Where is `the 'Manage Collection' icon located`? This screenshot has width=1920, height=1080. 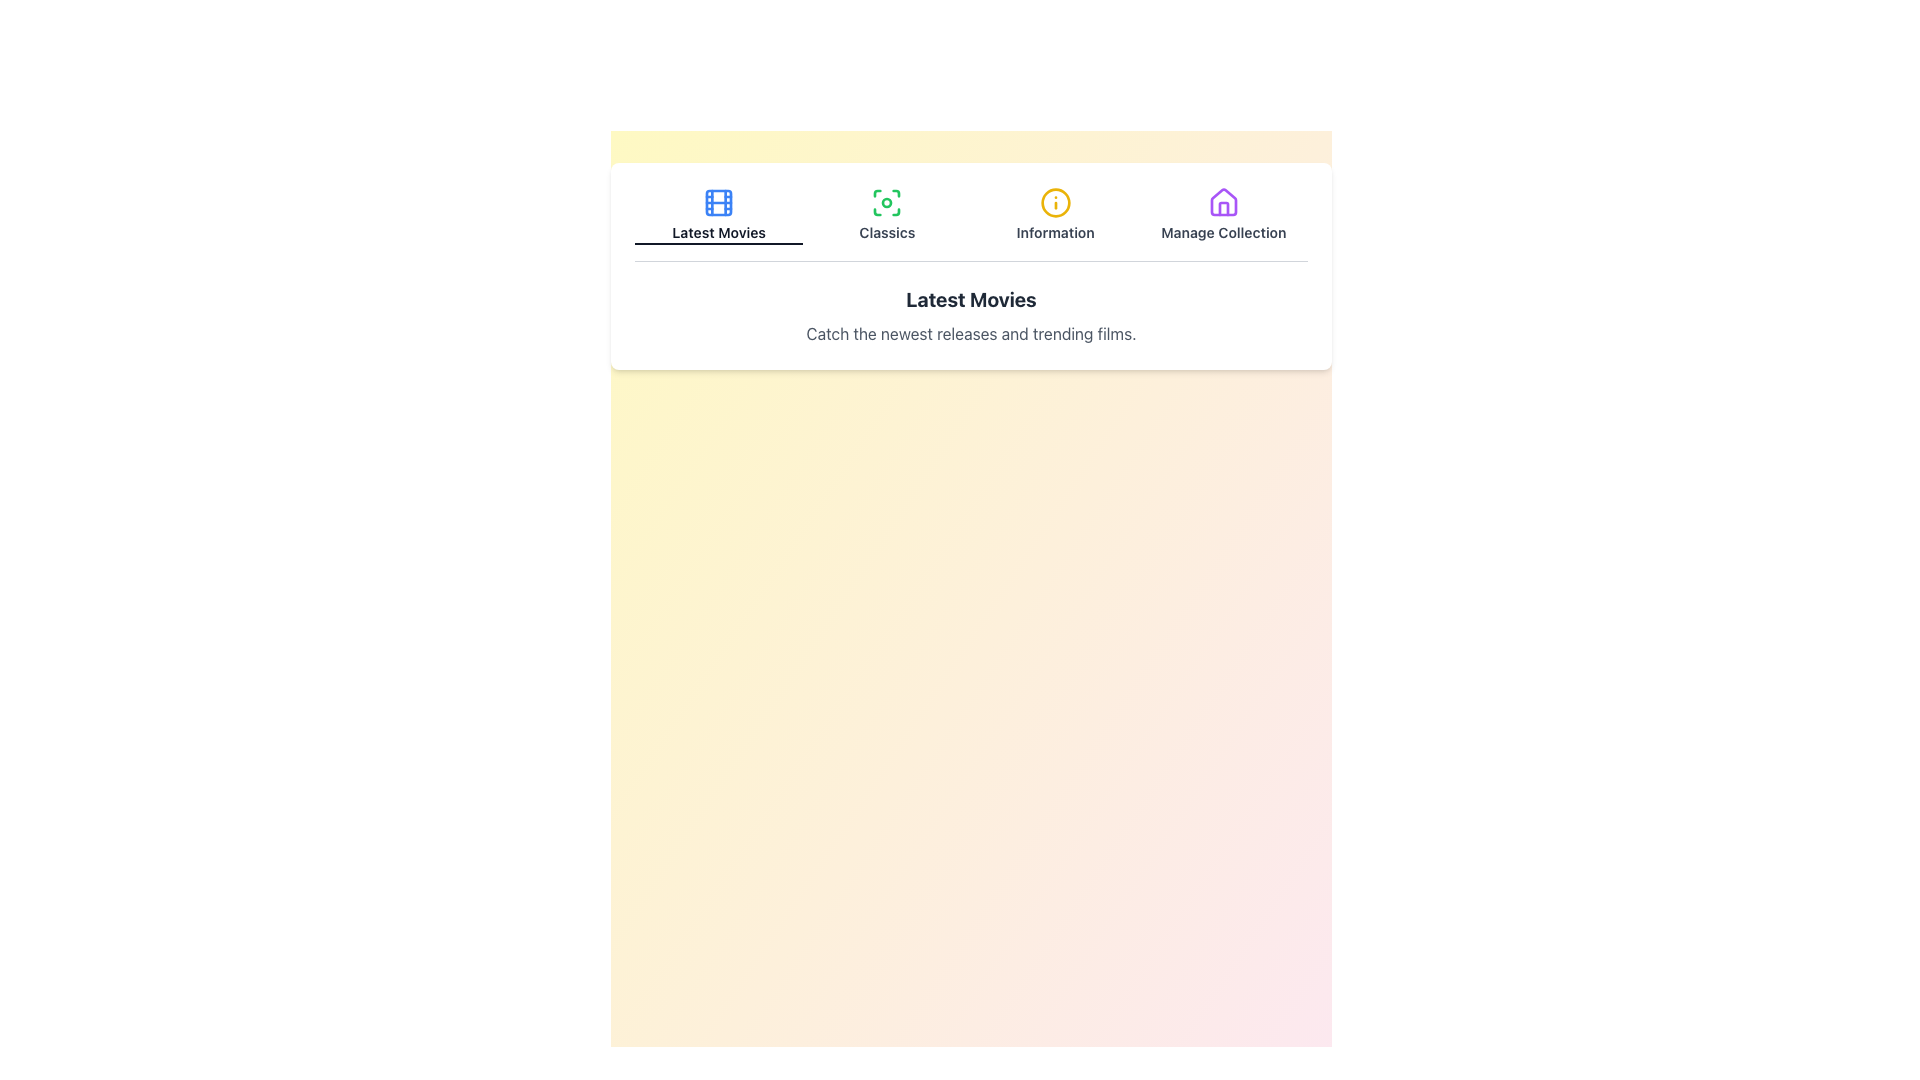 the 'Manage Collection' icon located is located at coordinates (1222, 203).